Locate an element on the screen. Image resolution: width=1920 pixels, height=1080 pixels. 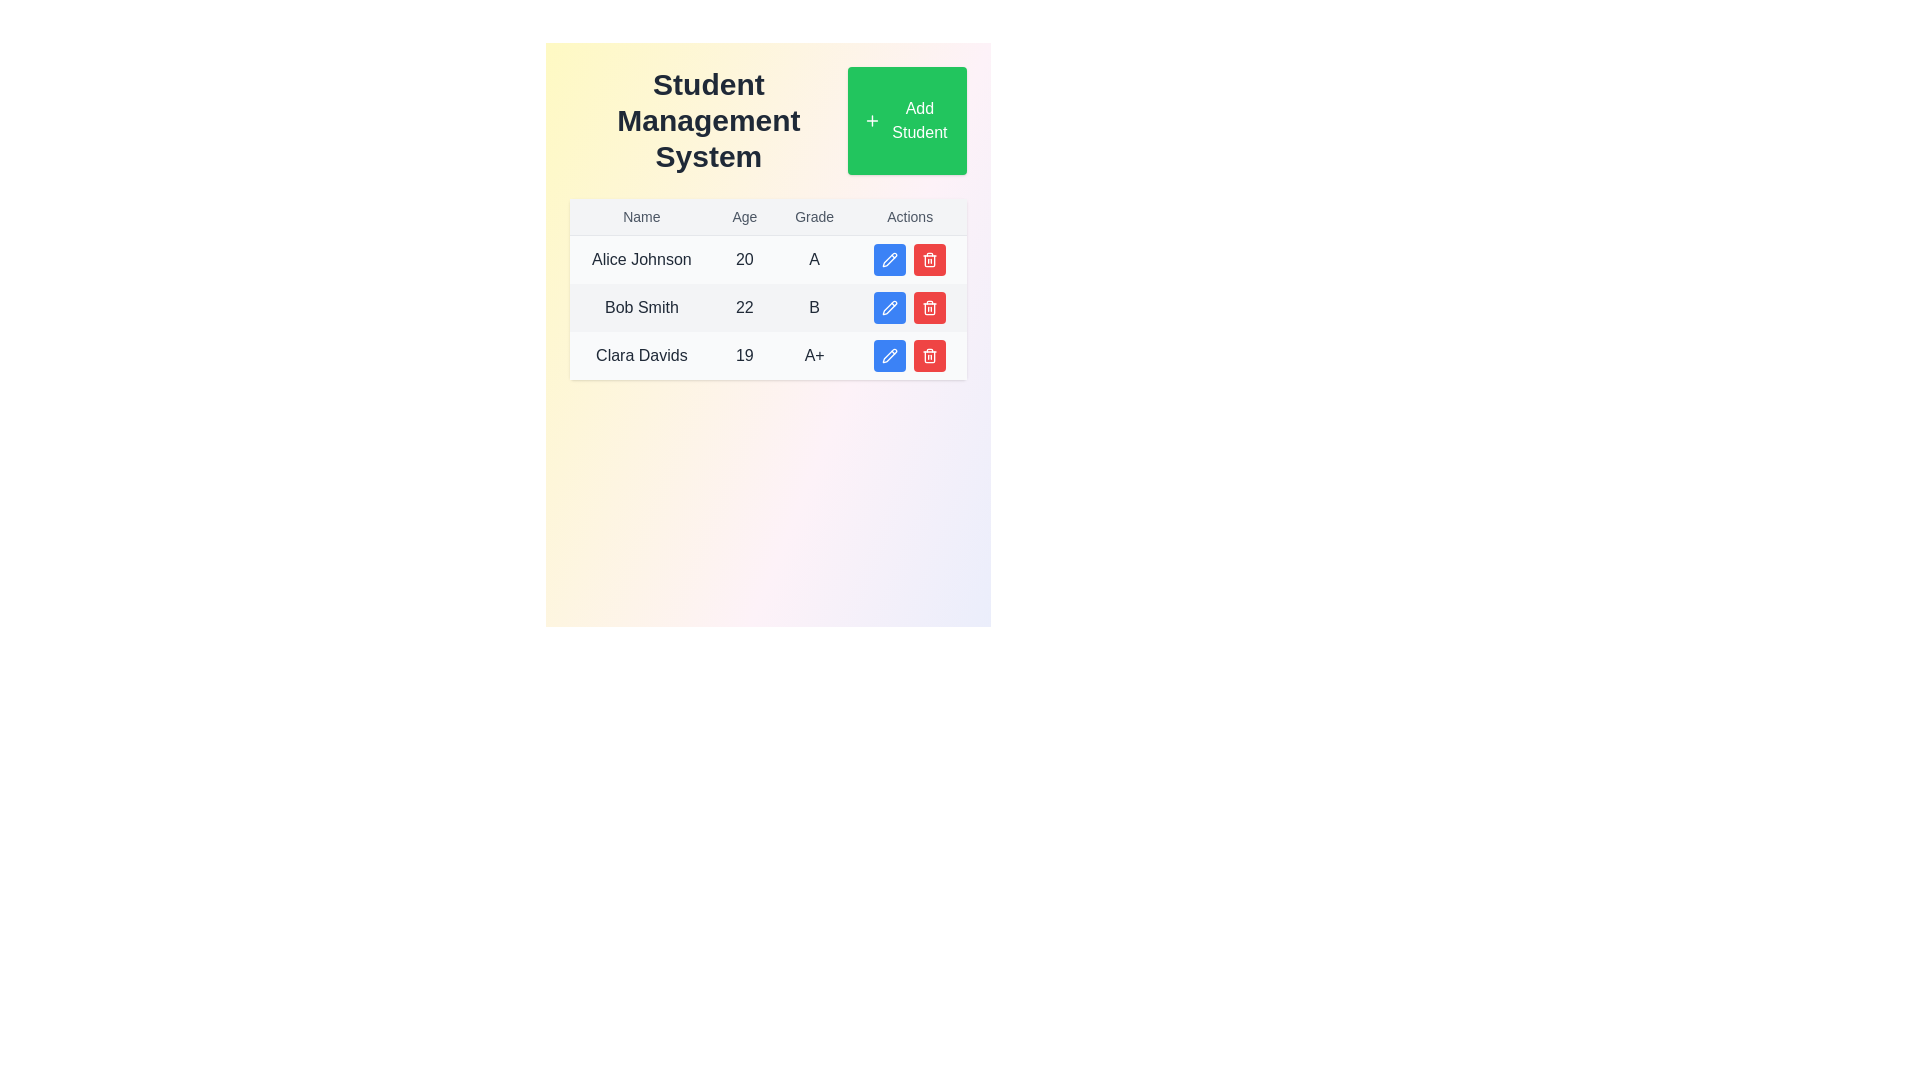
the blue button with a white pencil icon located in the second row of the actions column in the table is located at coordinates (889, 308).